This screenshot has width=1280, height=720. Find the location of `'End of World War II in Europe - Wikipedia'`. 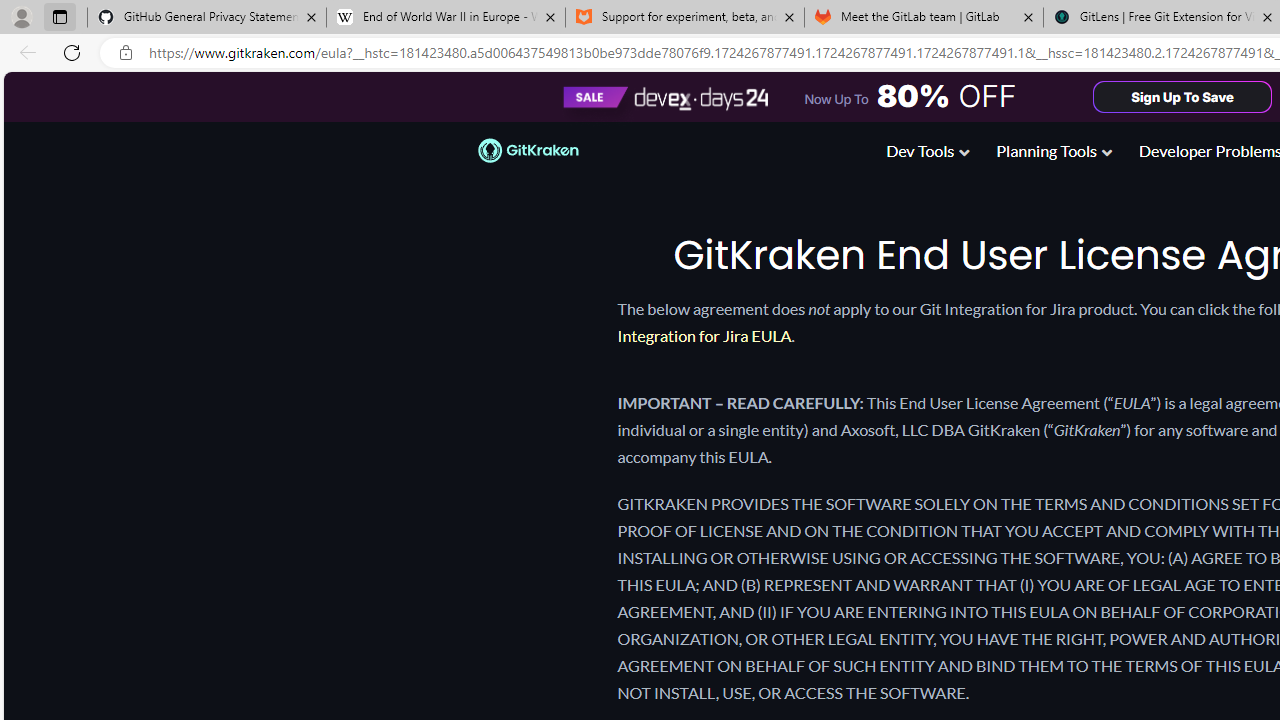

'End of World War II in Europe - Wikipedia' is located at coordinates (444, 17).